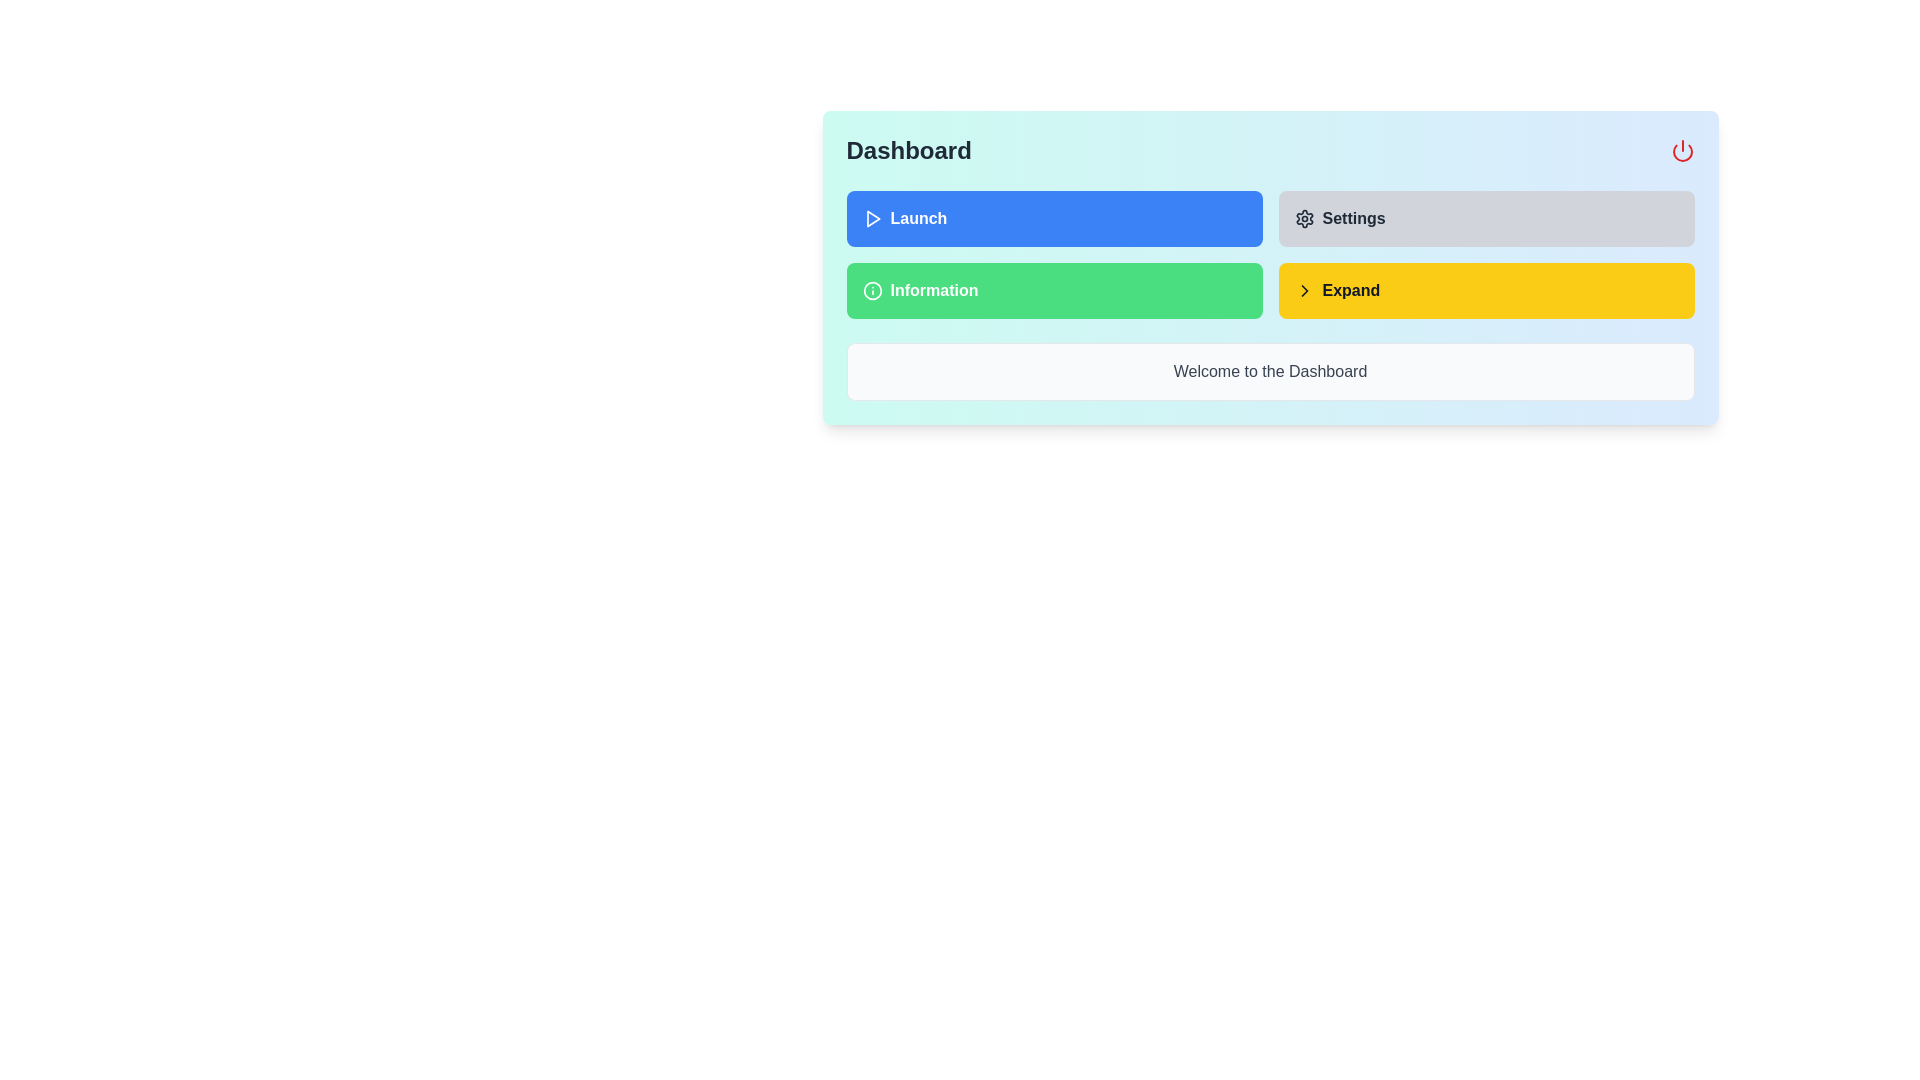  What do you see at coordinates (1304, 219) in the screenshot?
I see `the settings icon located inside the gray button labeled 'Settings'` at bounding box center [1304, 219].